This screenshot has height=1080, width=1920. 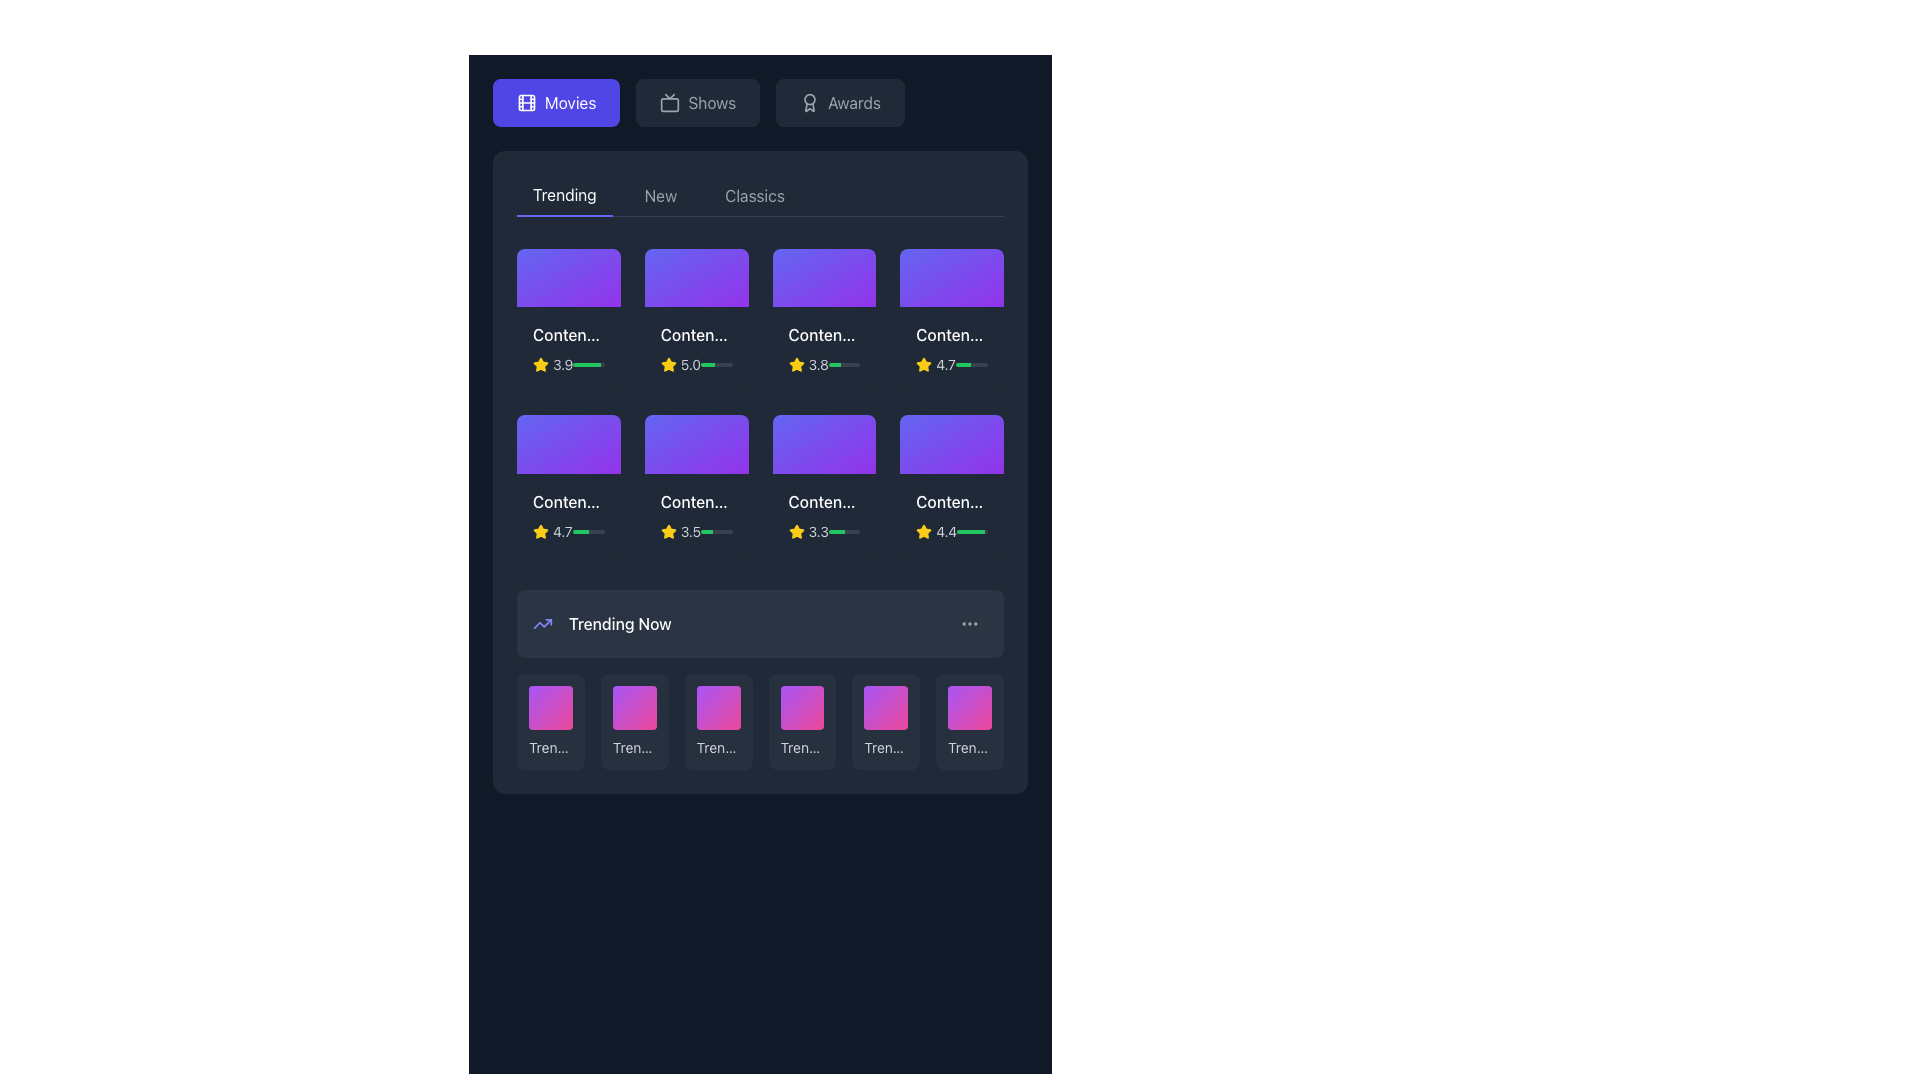 What do you see at coordinates (753, 196) in the screenshot?
I see `the 'Classics' button in the navigation menu` at bounding box center [753, 196].